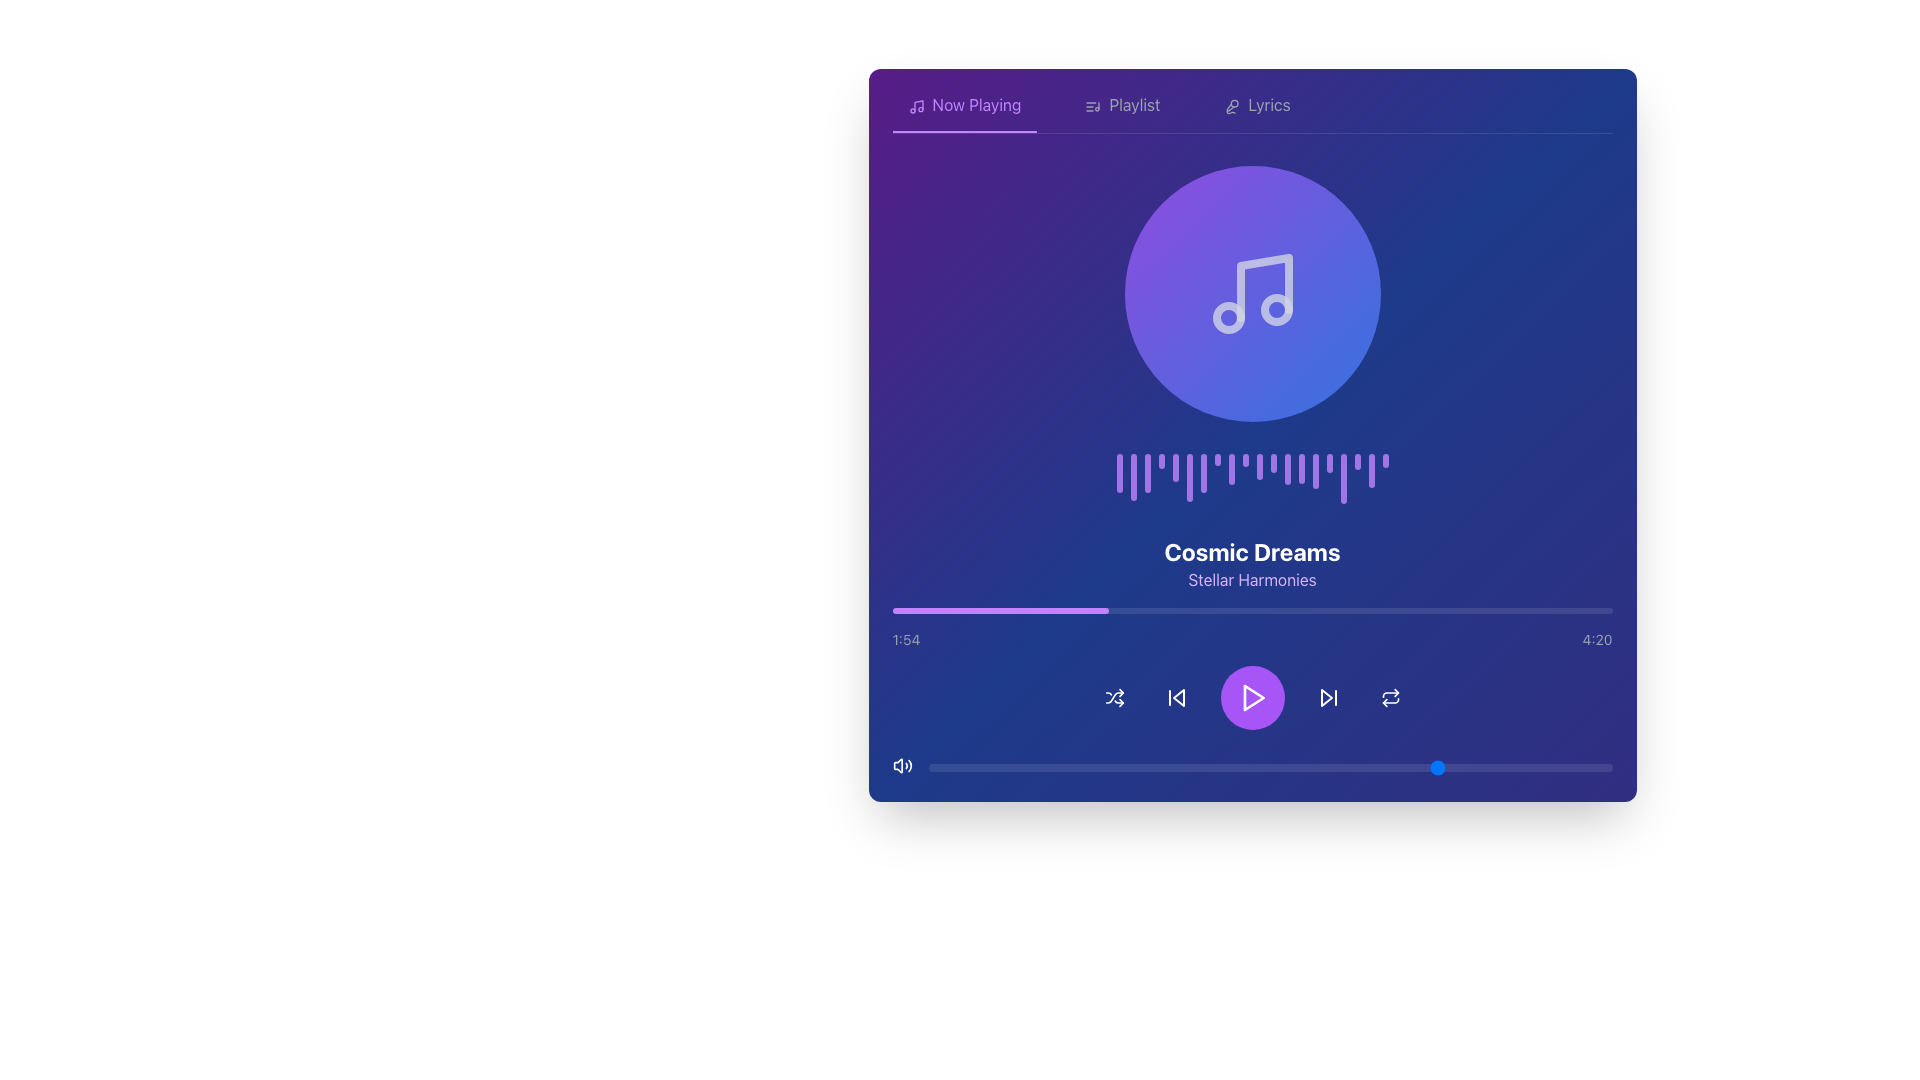 The image size is (1920, 1080). Describe the element at coordinates (905, 640) in the screenshot. I see `the Text label that displays the current time elapsed in the audio track, located in the bottom left corner of the player interface, slightly above the progress bar` at that location.